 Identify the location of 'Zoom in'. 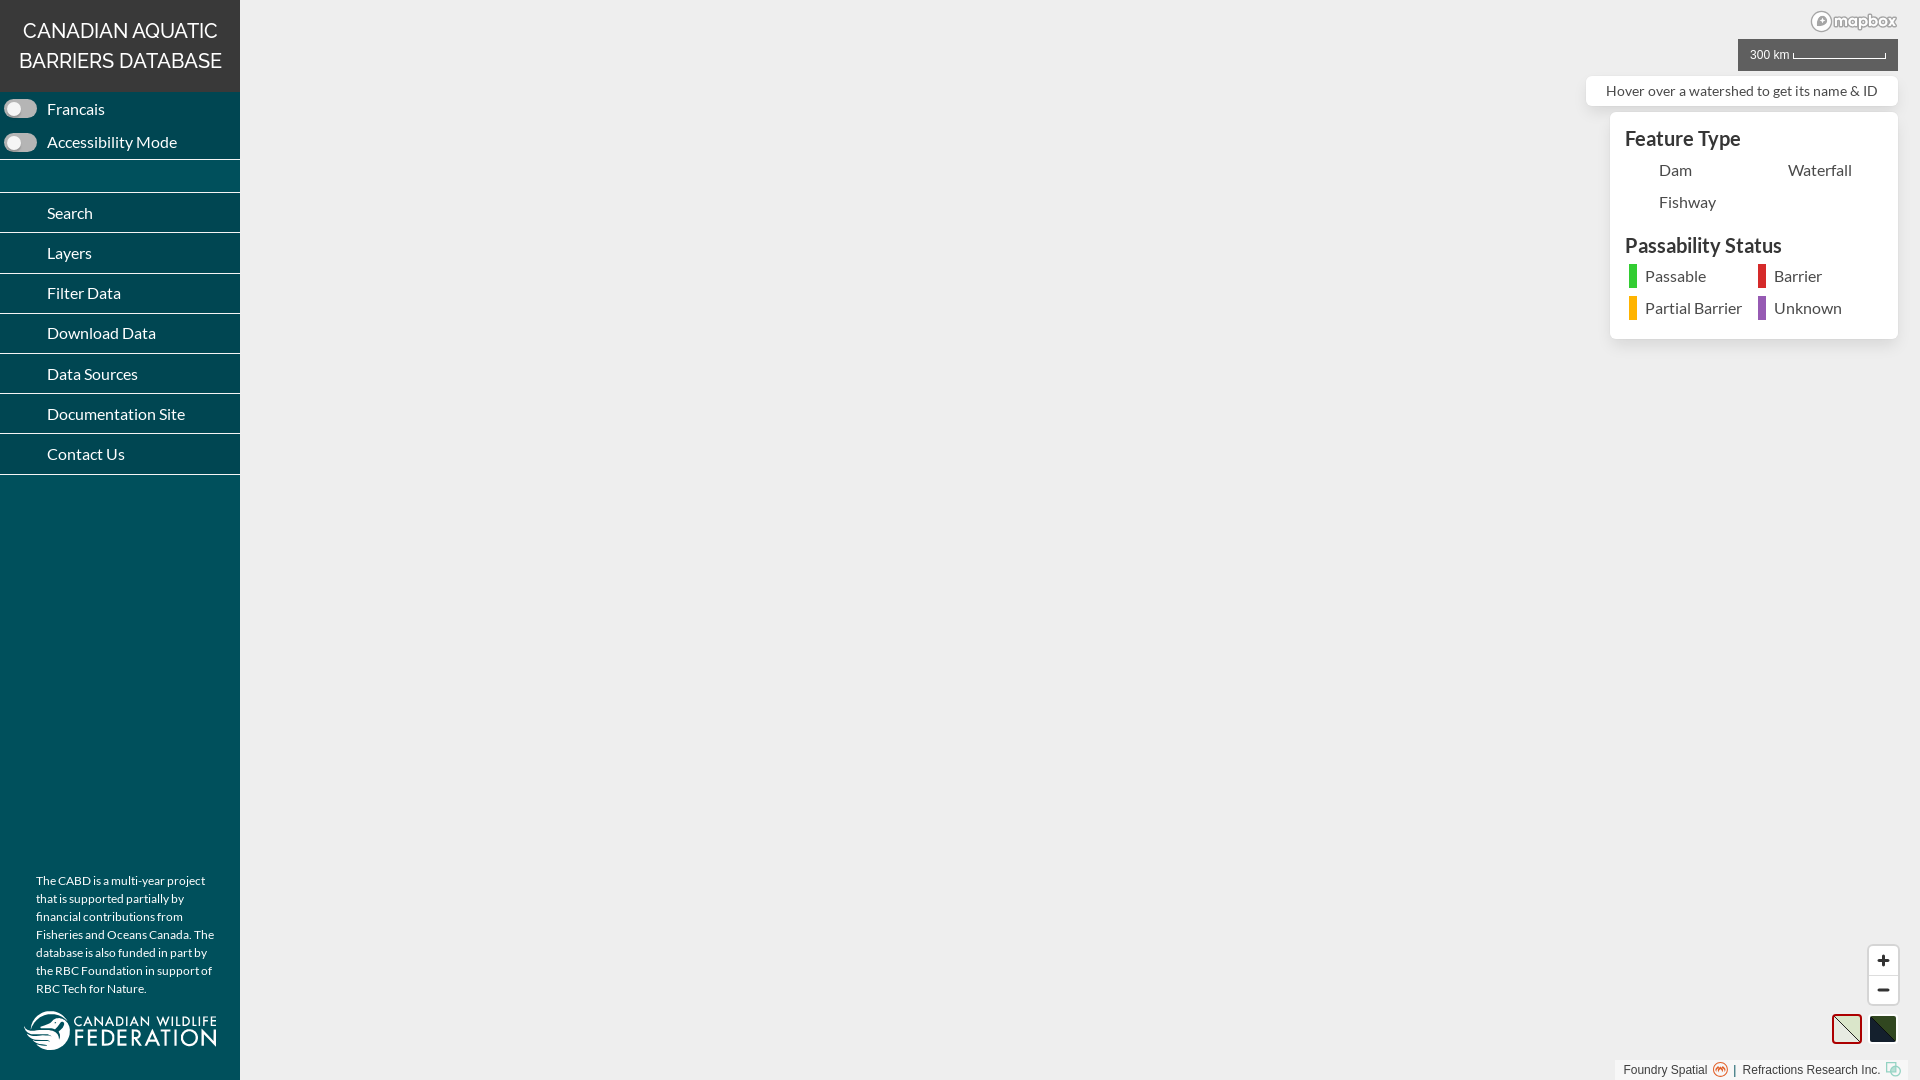
(1882, 959).